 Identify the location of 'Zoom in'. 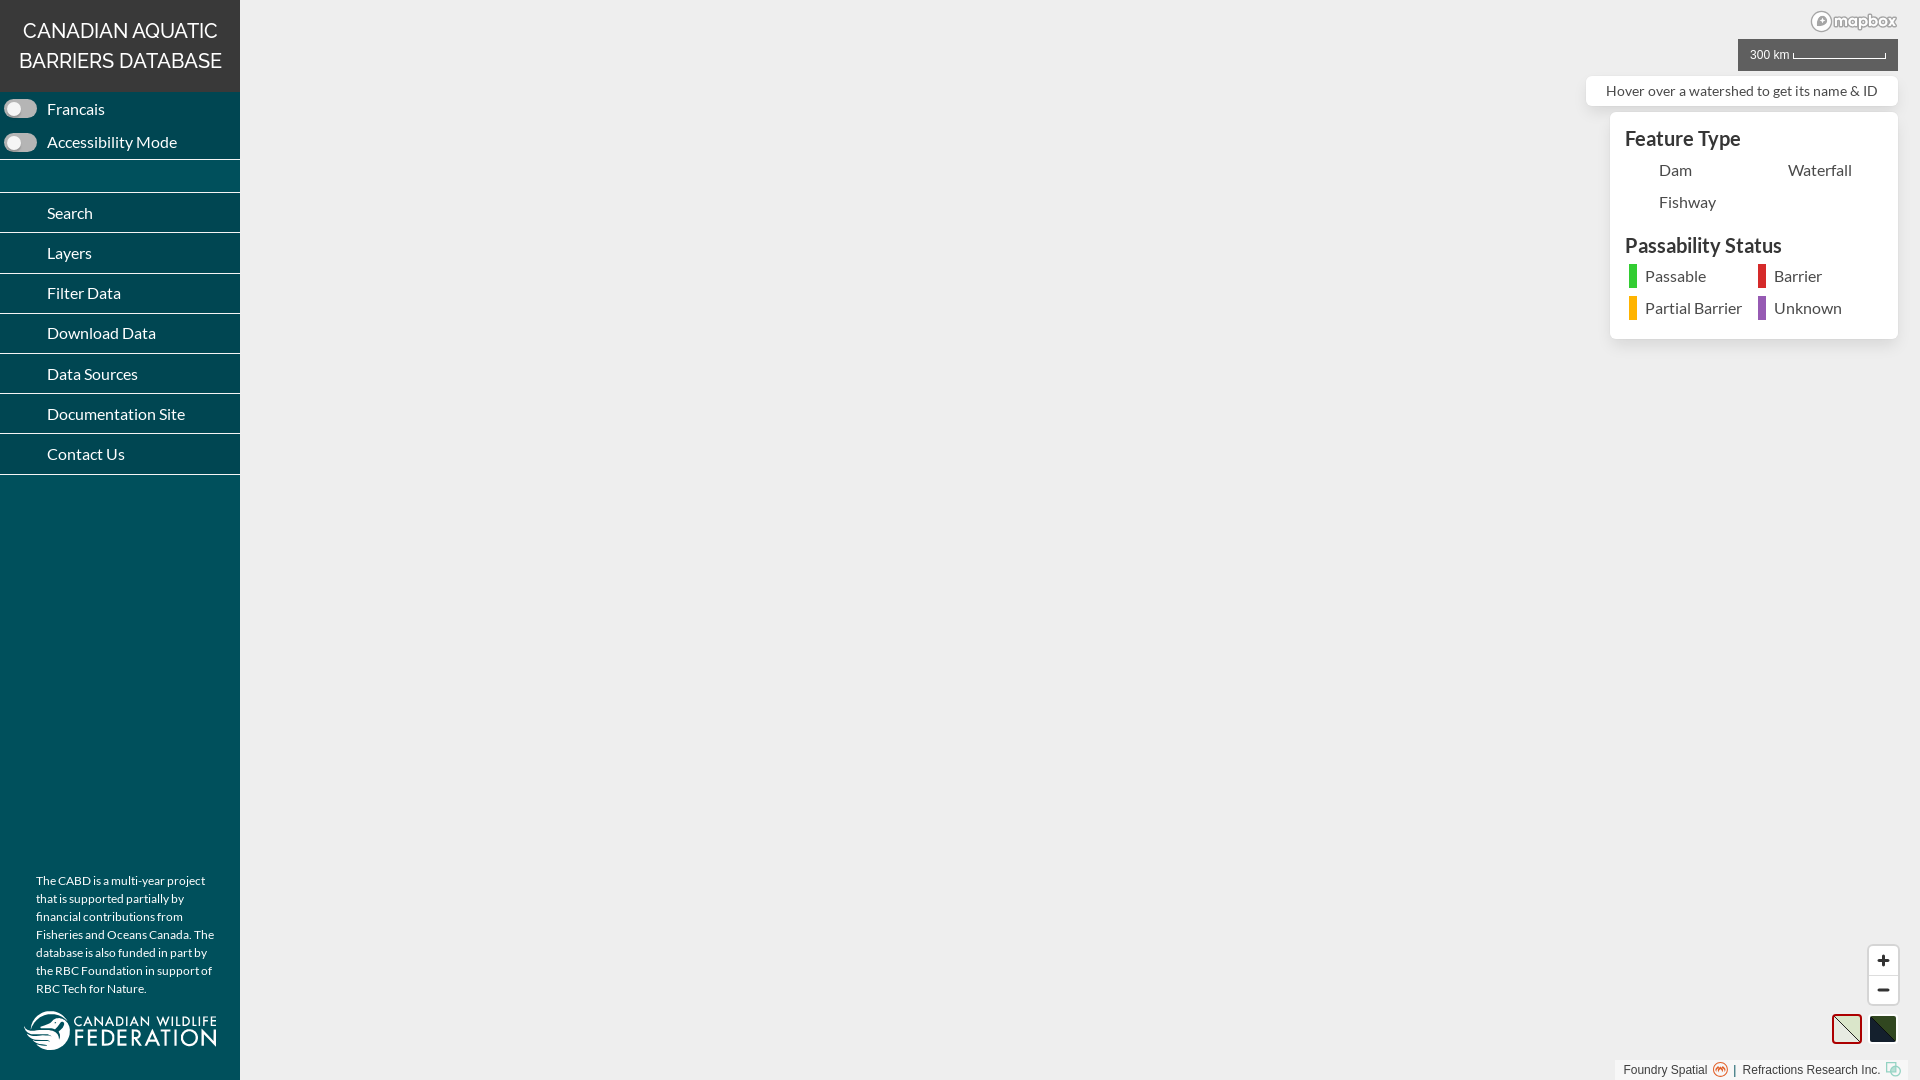
(1882, 959).